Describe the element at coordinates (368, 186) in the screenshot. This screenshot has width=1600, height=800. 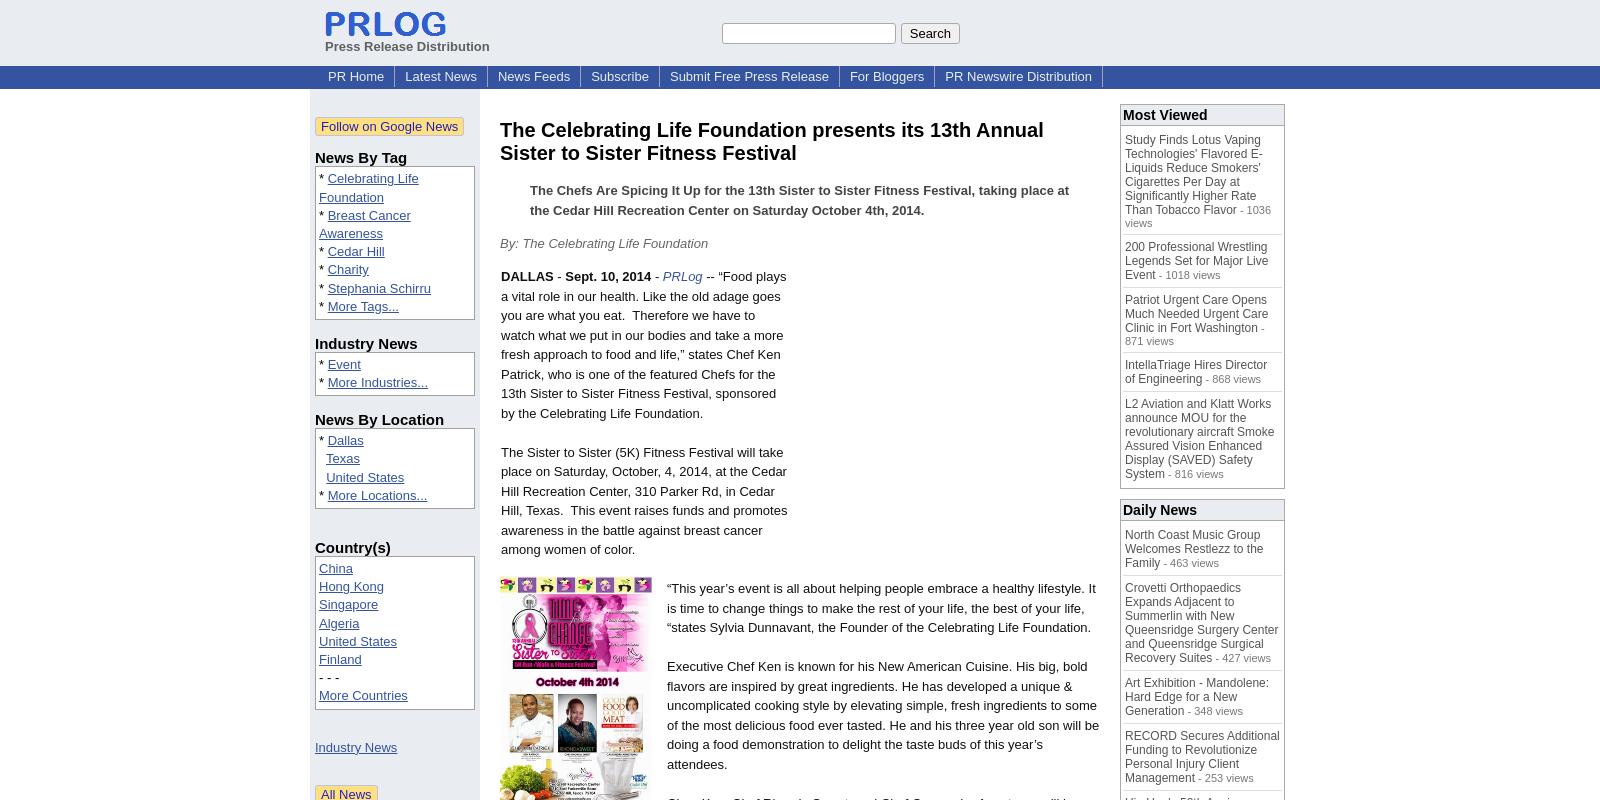
I see `'Celebrating Life Foundation'` at that location.